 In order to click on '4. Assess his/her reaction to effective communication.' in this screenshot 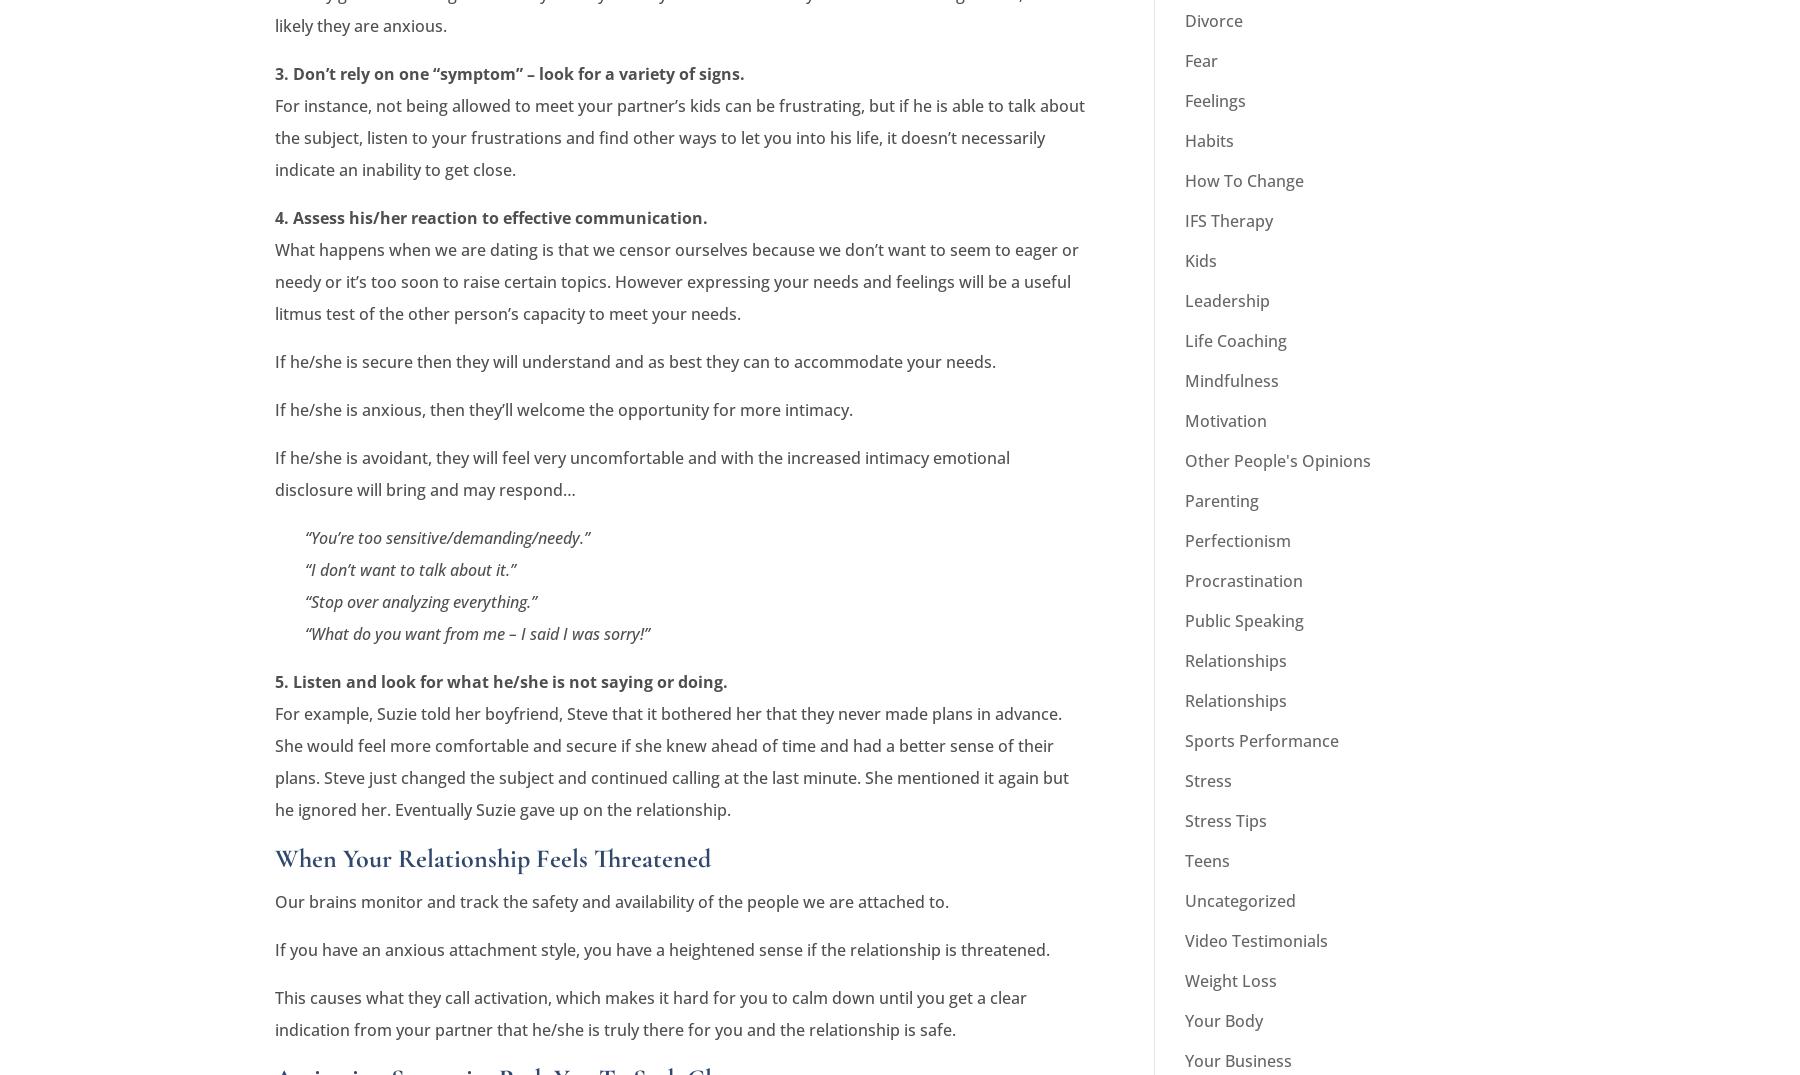, I will do `click(490, 217)`.